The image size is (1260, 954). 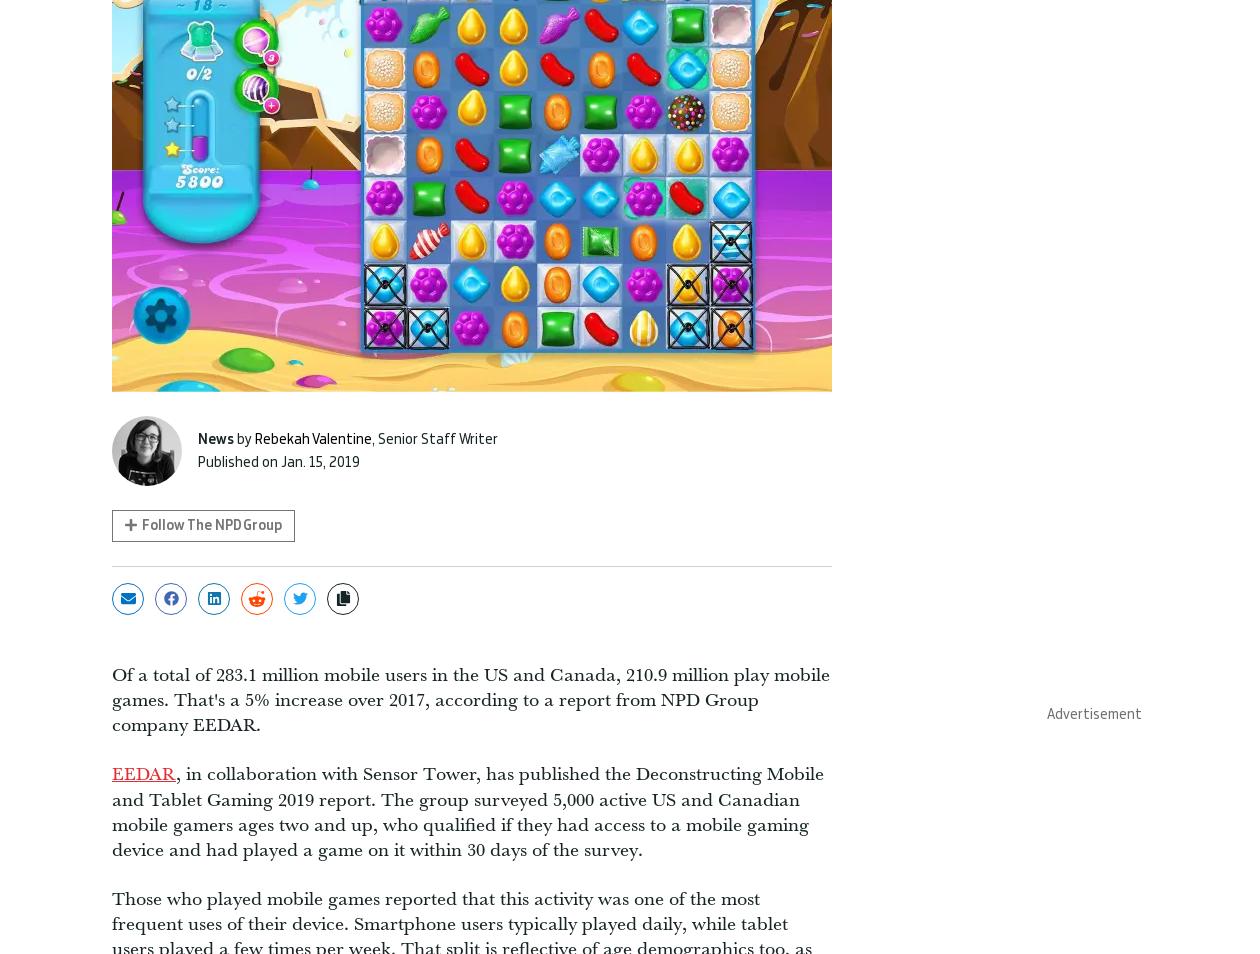 I want to click on 'Pitching Guidelines', so click(x=751, y=601).